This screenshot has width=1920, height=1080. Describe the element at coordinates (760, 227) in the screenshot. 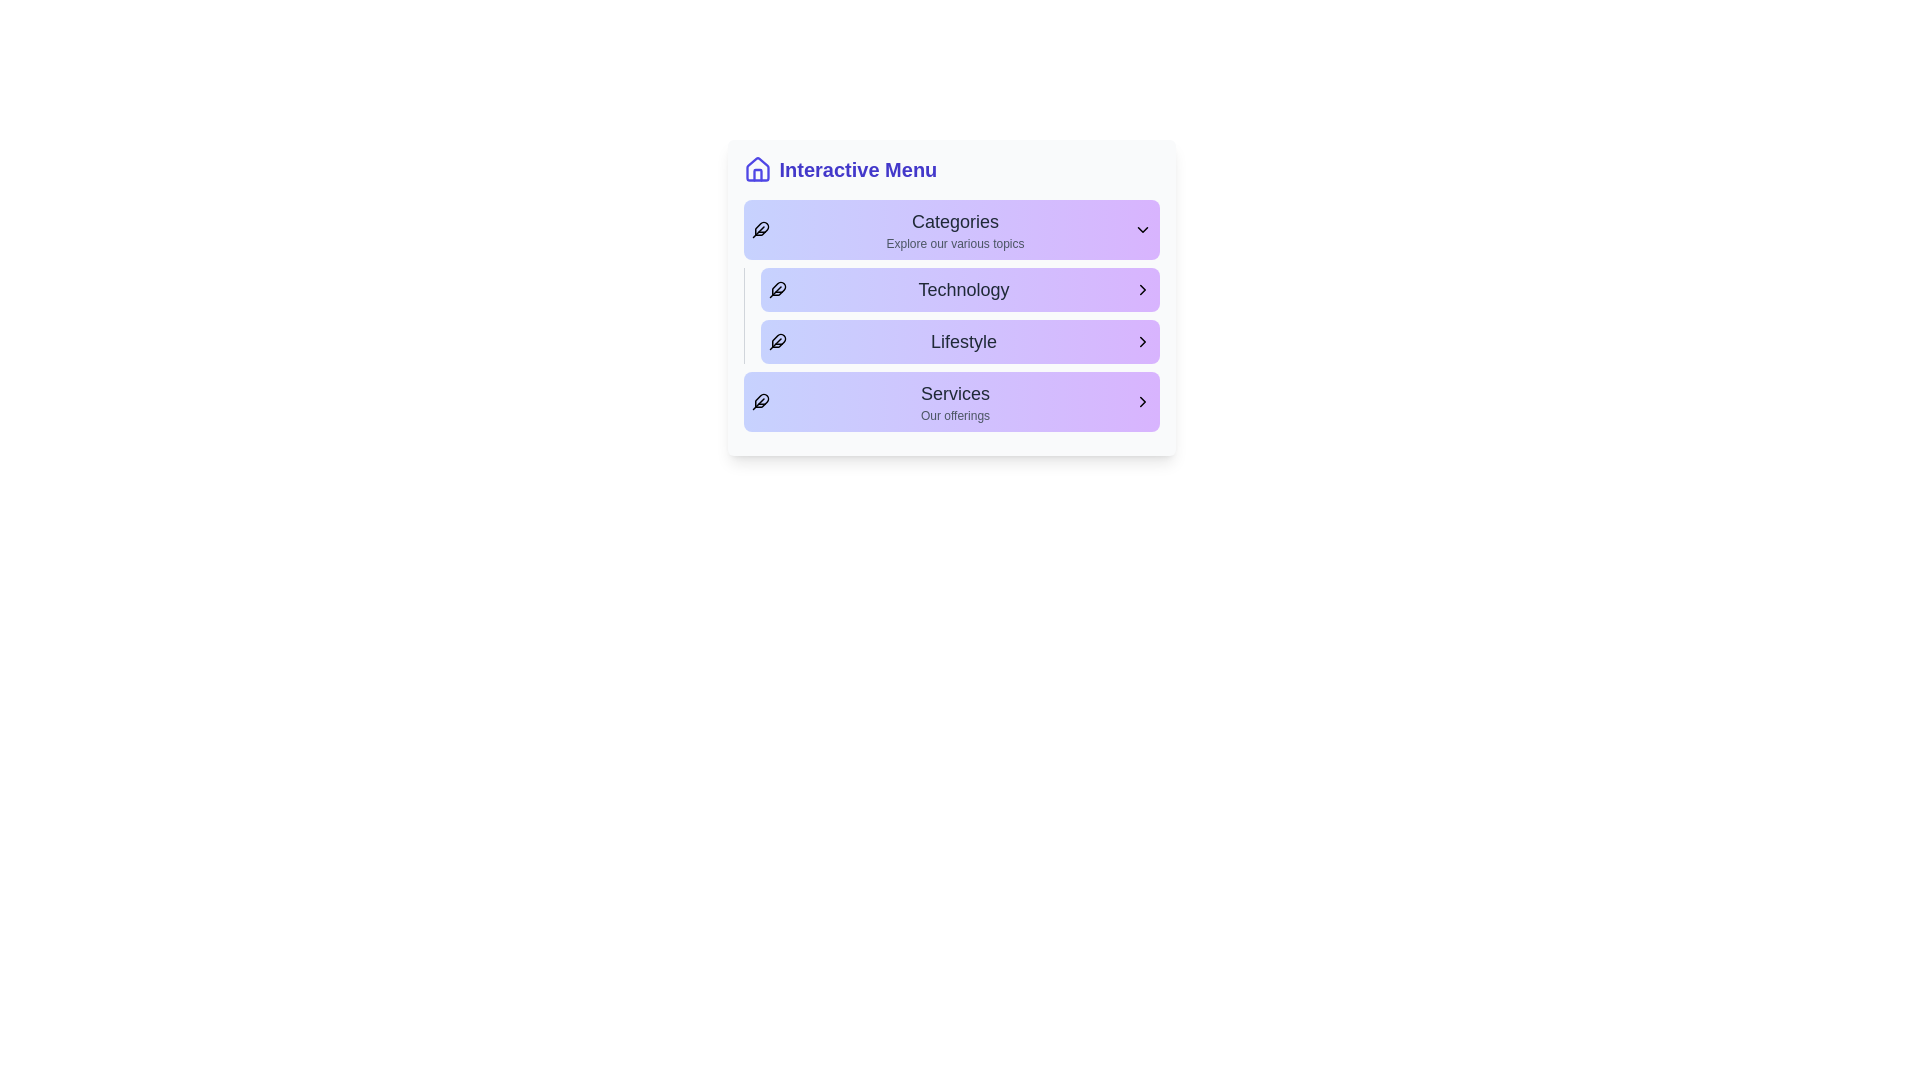

I see `the feather icon located in the topmost row of the menu, adjacent to the 'Categories' section, for its visual significance` at that location.